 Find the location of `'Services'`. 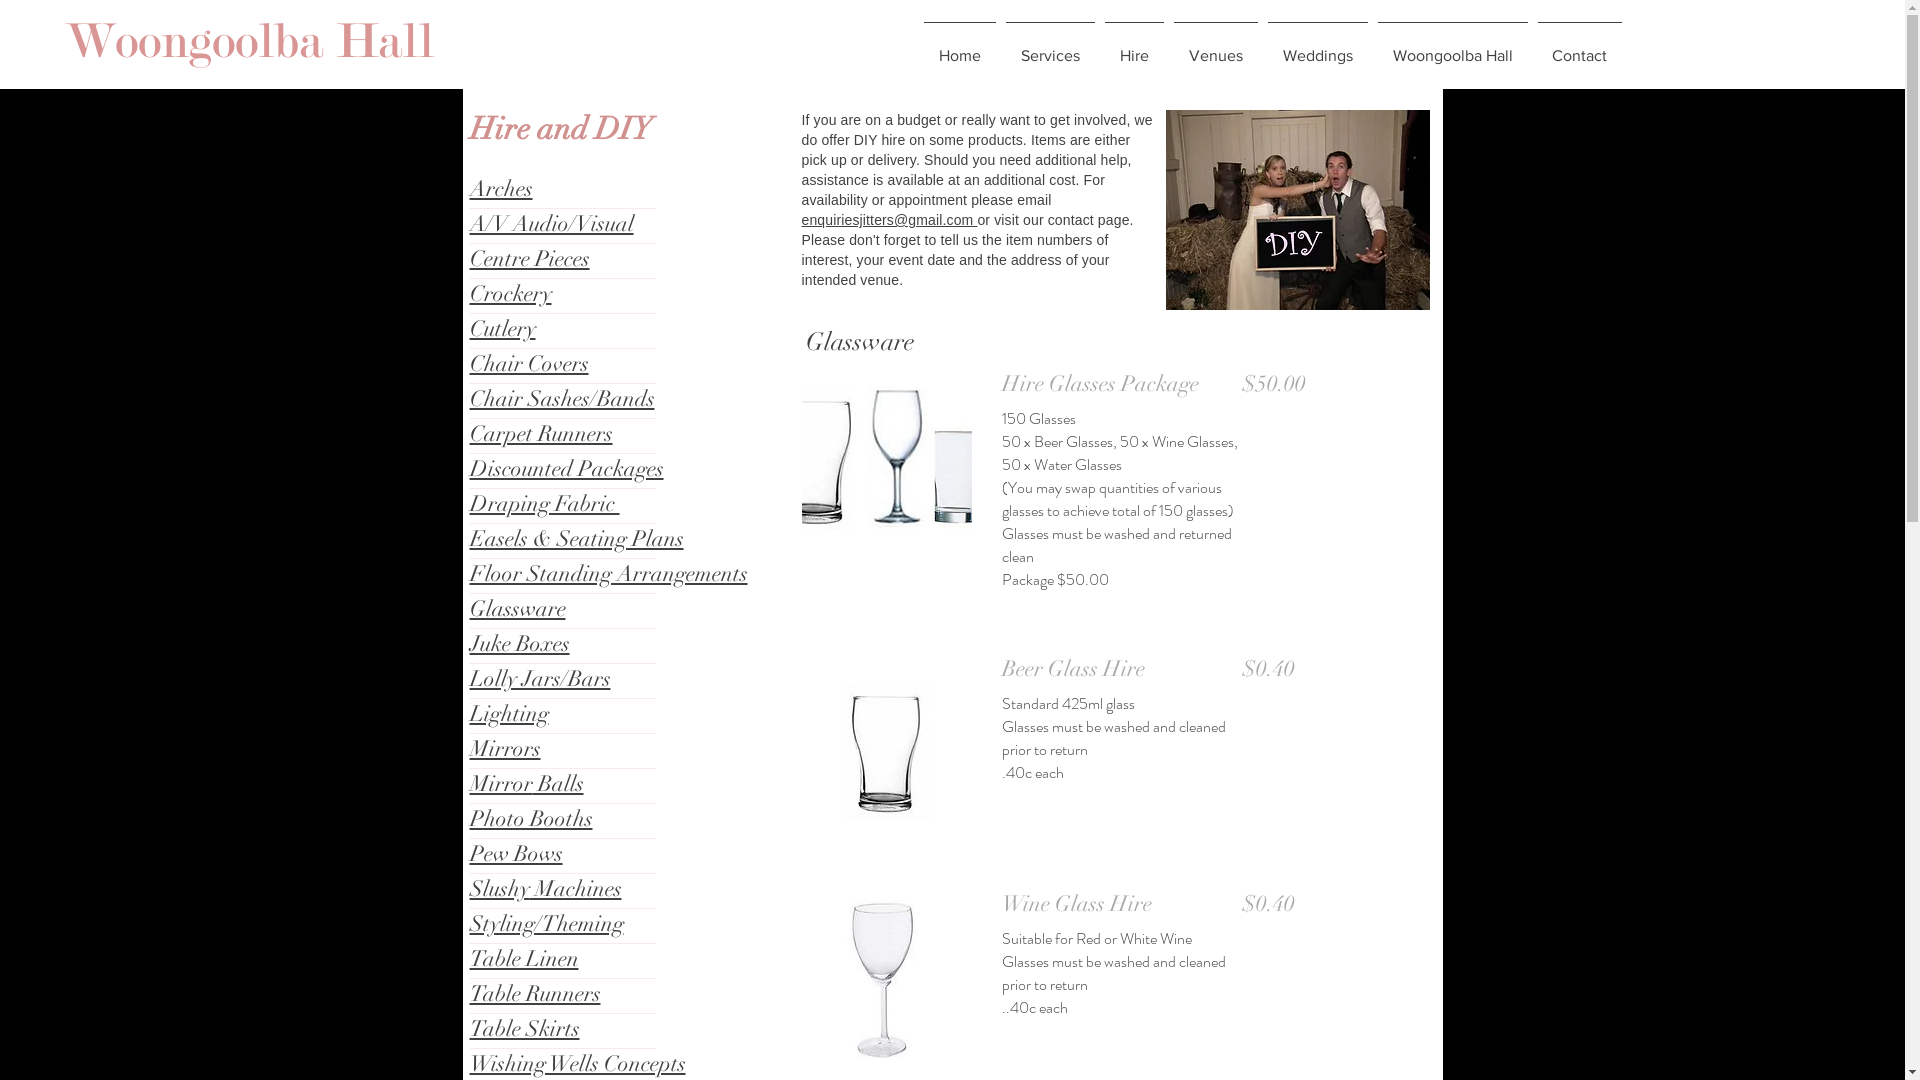

'Services' is located at coordinates (999, 45).